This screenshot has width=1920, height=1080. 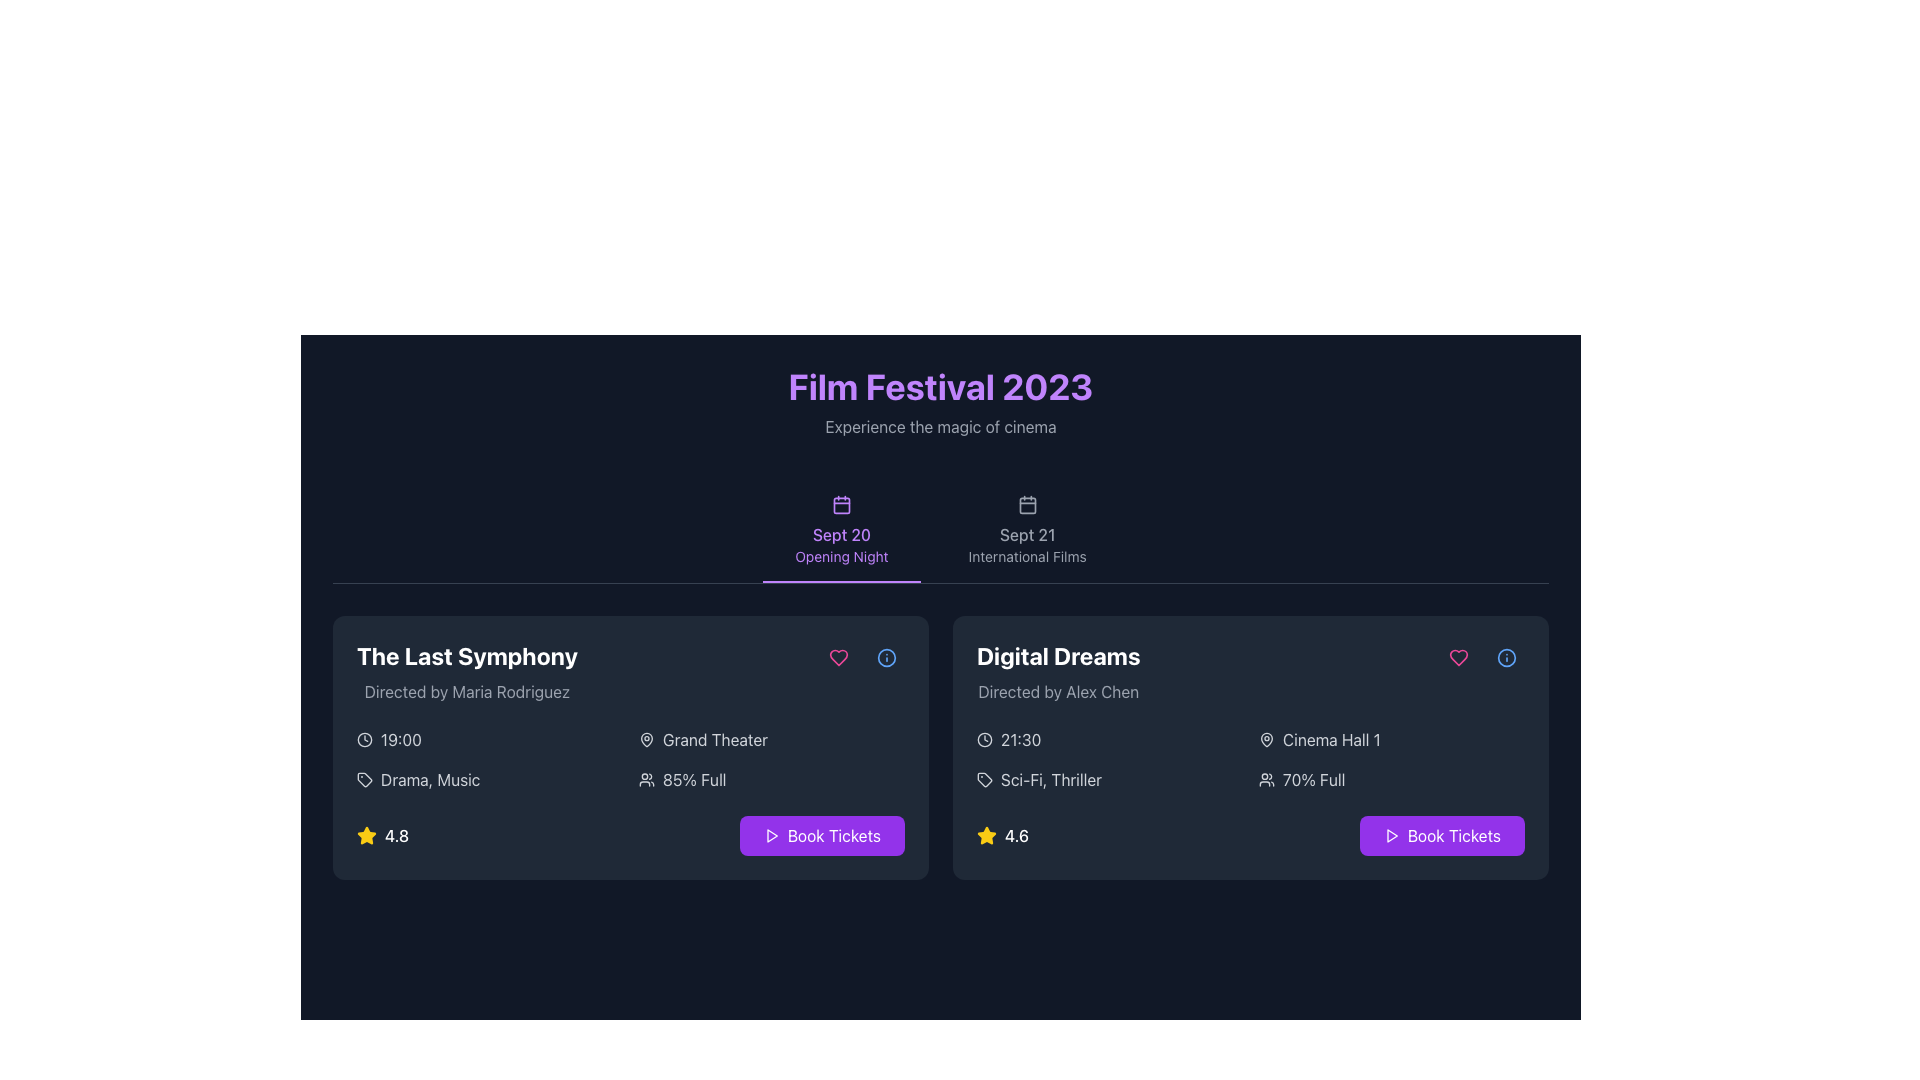 I want to click on the pink heart-shaped icon representing 'like' or 'favorite' functionality located in the top right corner of the 'Digital Dreams' card, so click(x=1459, y=658).